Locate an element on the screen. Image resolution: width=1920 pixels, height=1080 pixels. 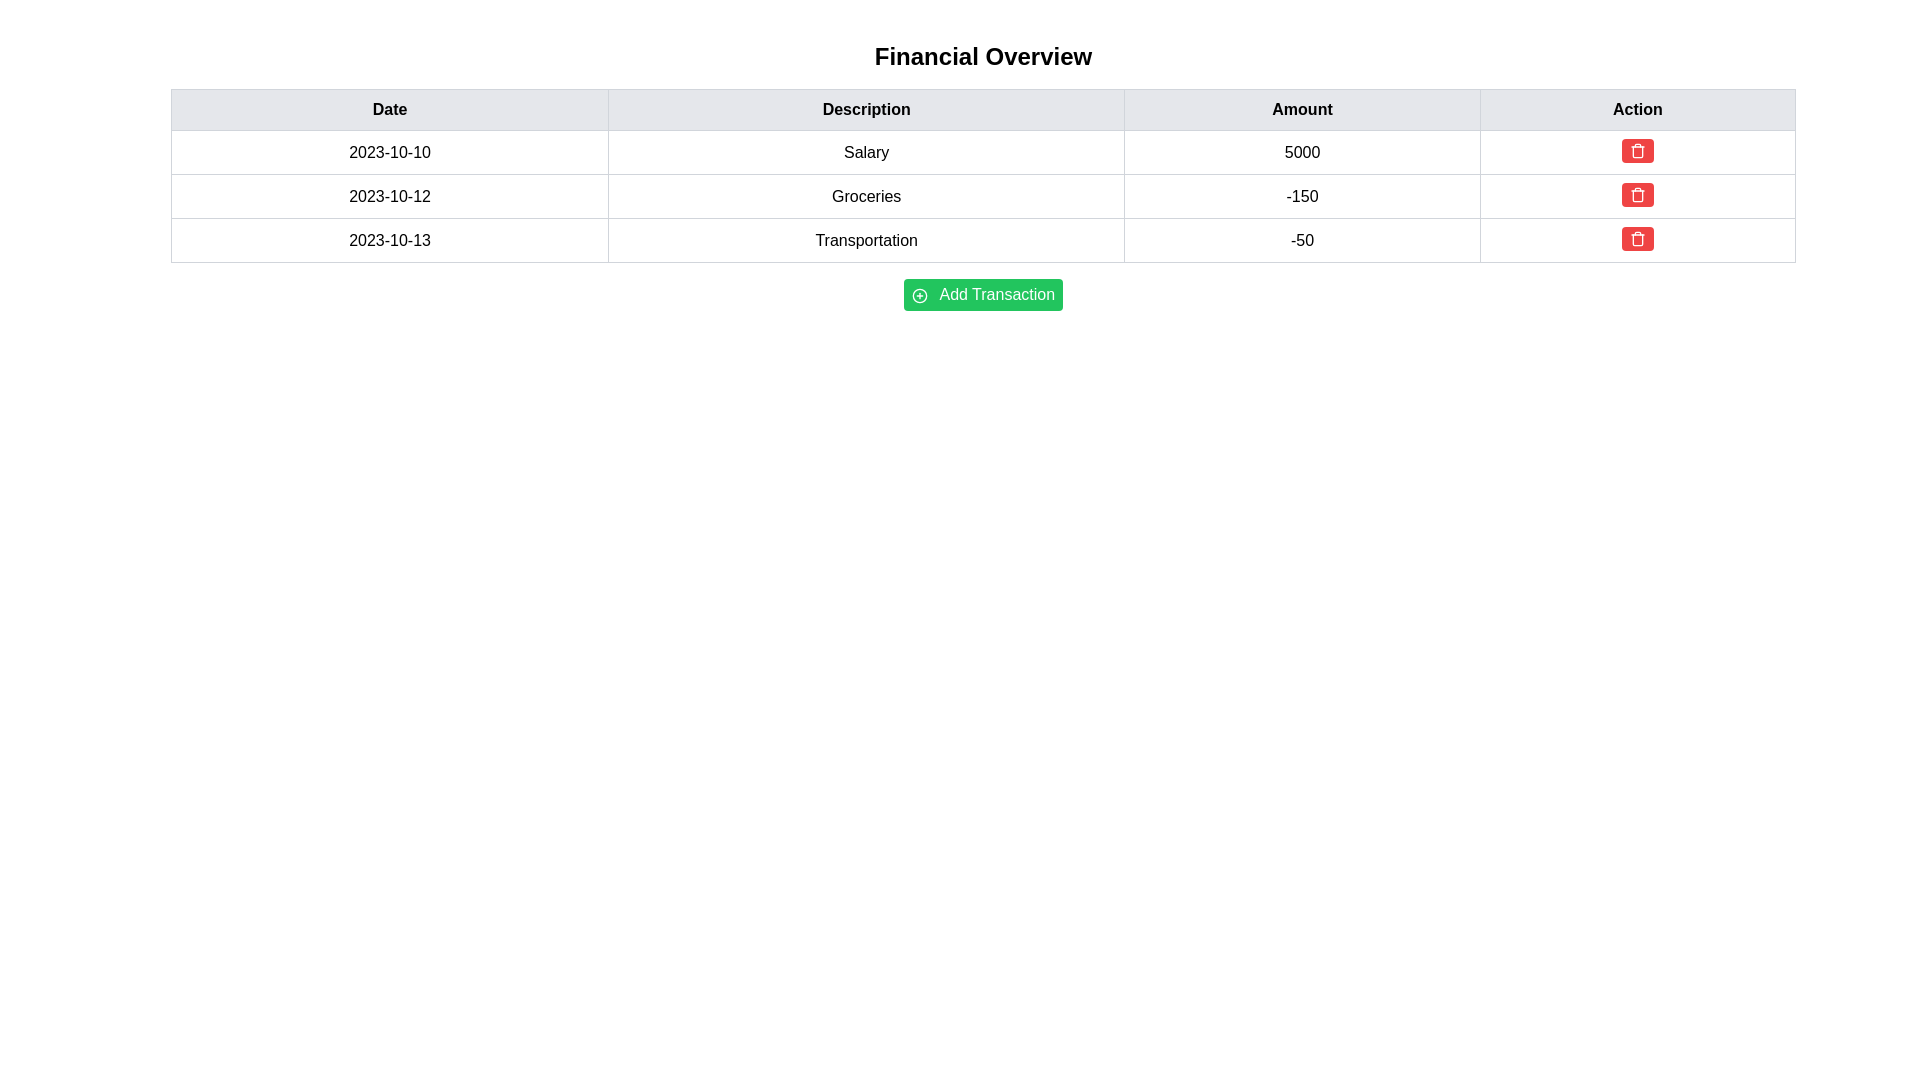
the circular icon with a green border and white background located to the left of the 'Add Transaction' label on the green button below the table is located at coordinates (918, 295).